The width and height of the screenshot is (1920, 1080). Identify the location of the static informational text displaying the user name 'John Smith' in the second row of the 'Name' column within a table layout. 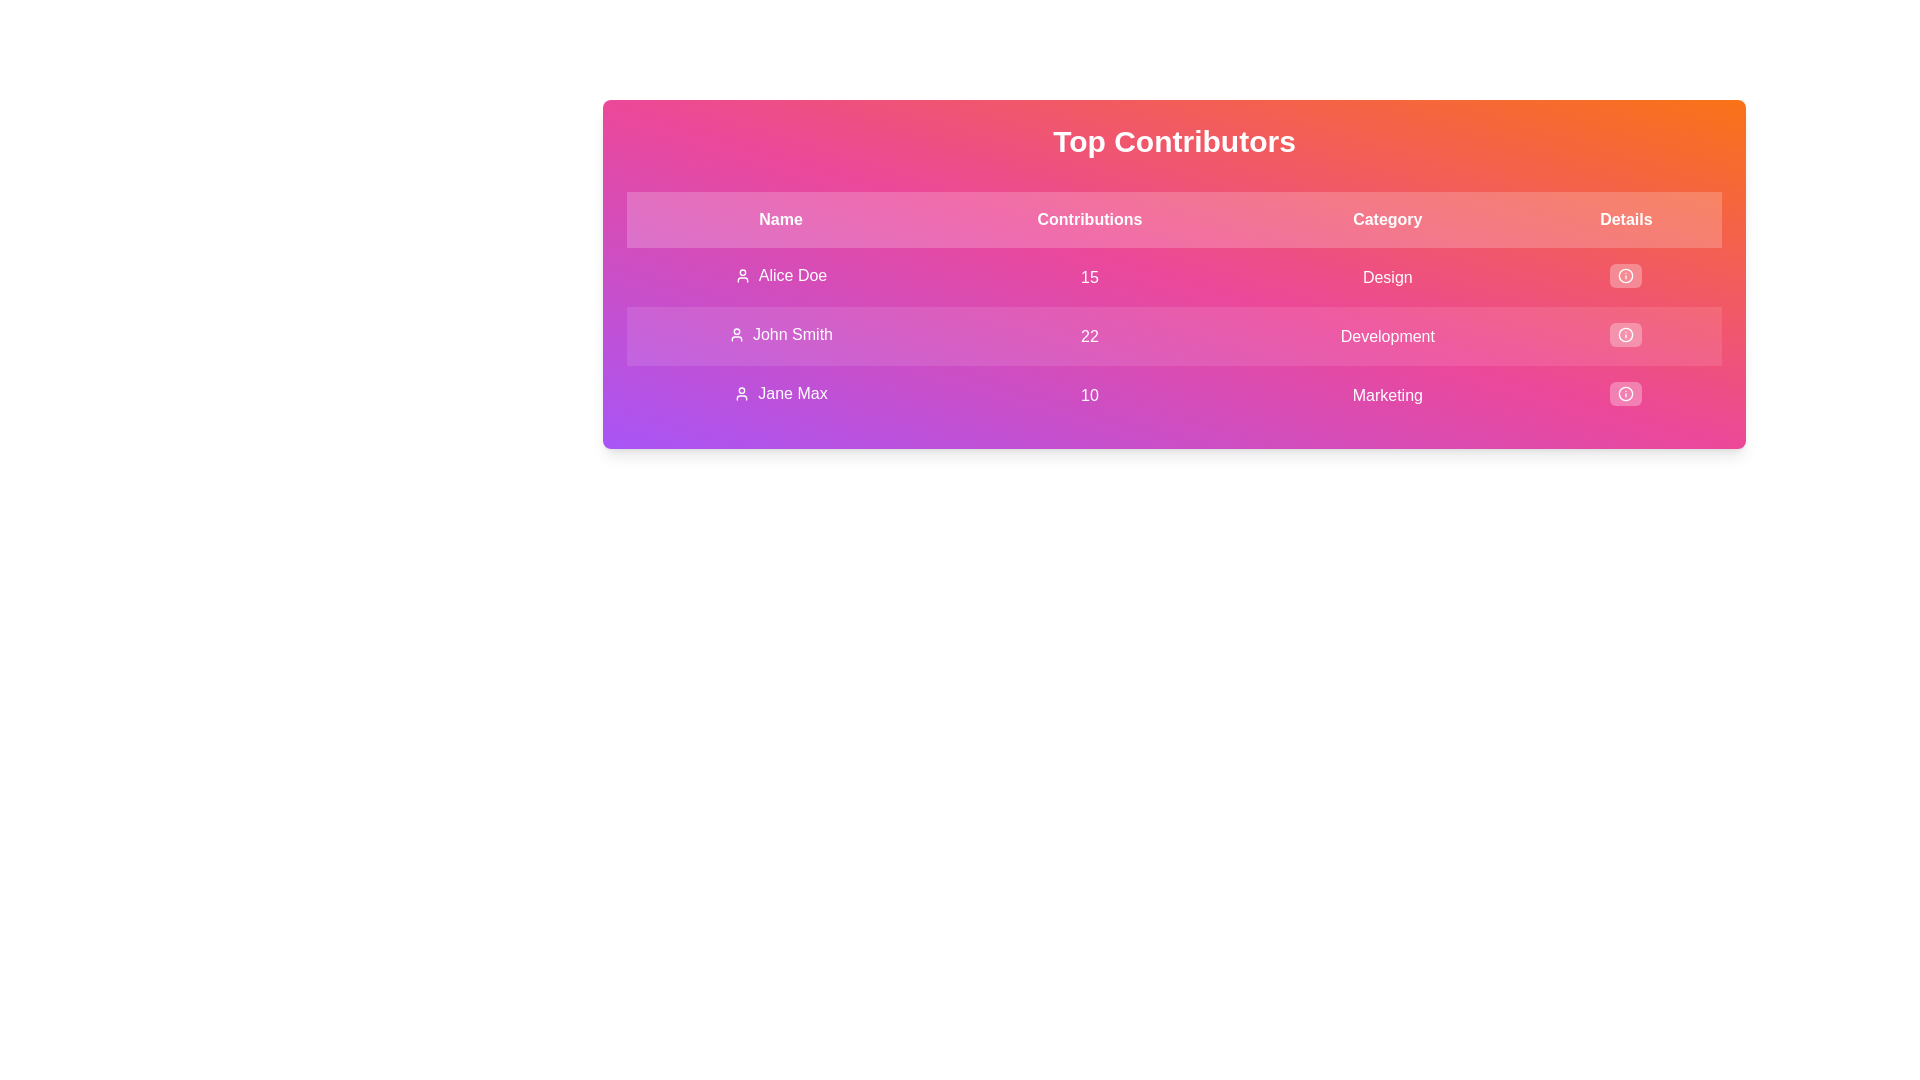
(780, 334).